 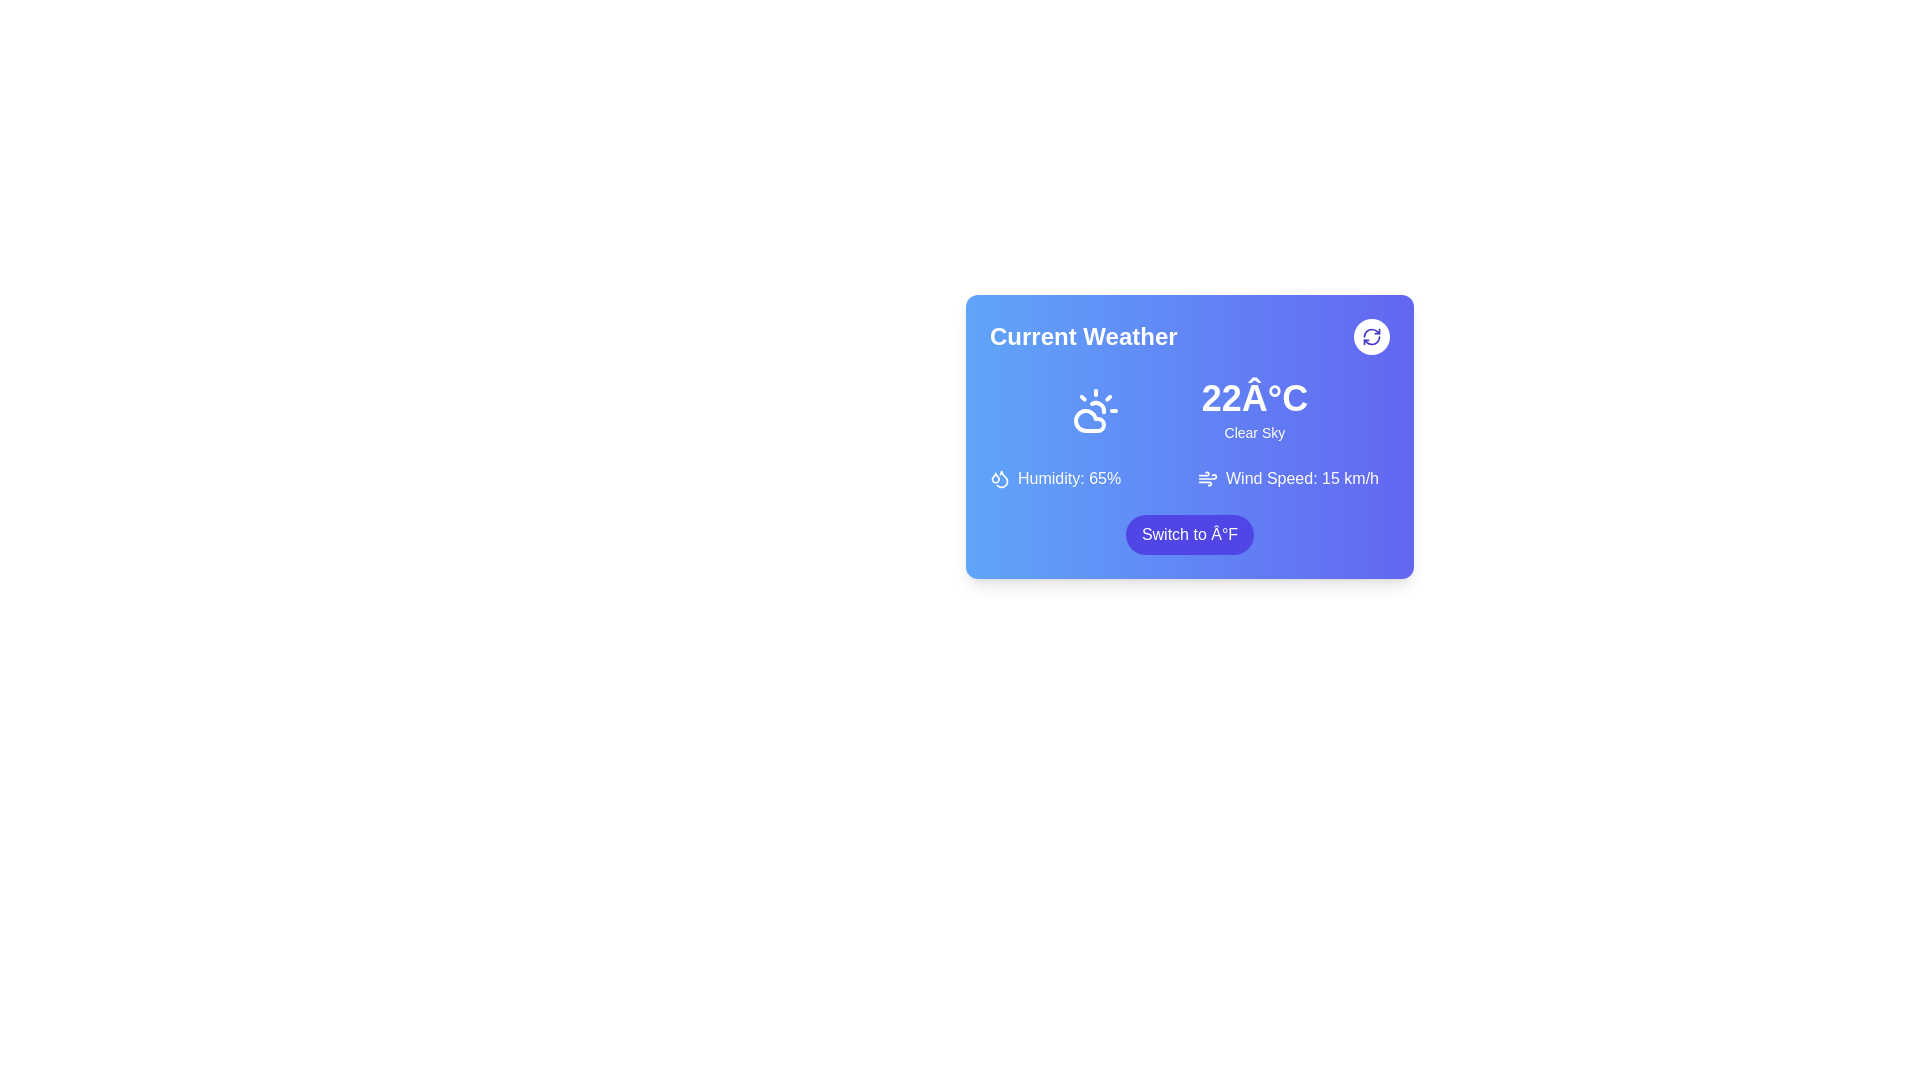 I want to click on the text label displaying '22Â°C' which represents a temperature measurement, located prominently near the top-center of a rectangular card in the interface, so click(x=1253, y=398).